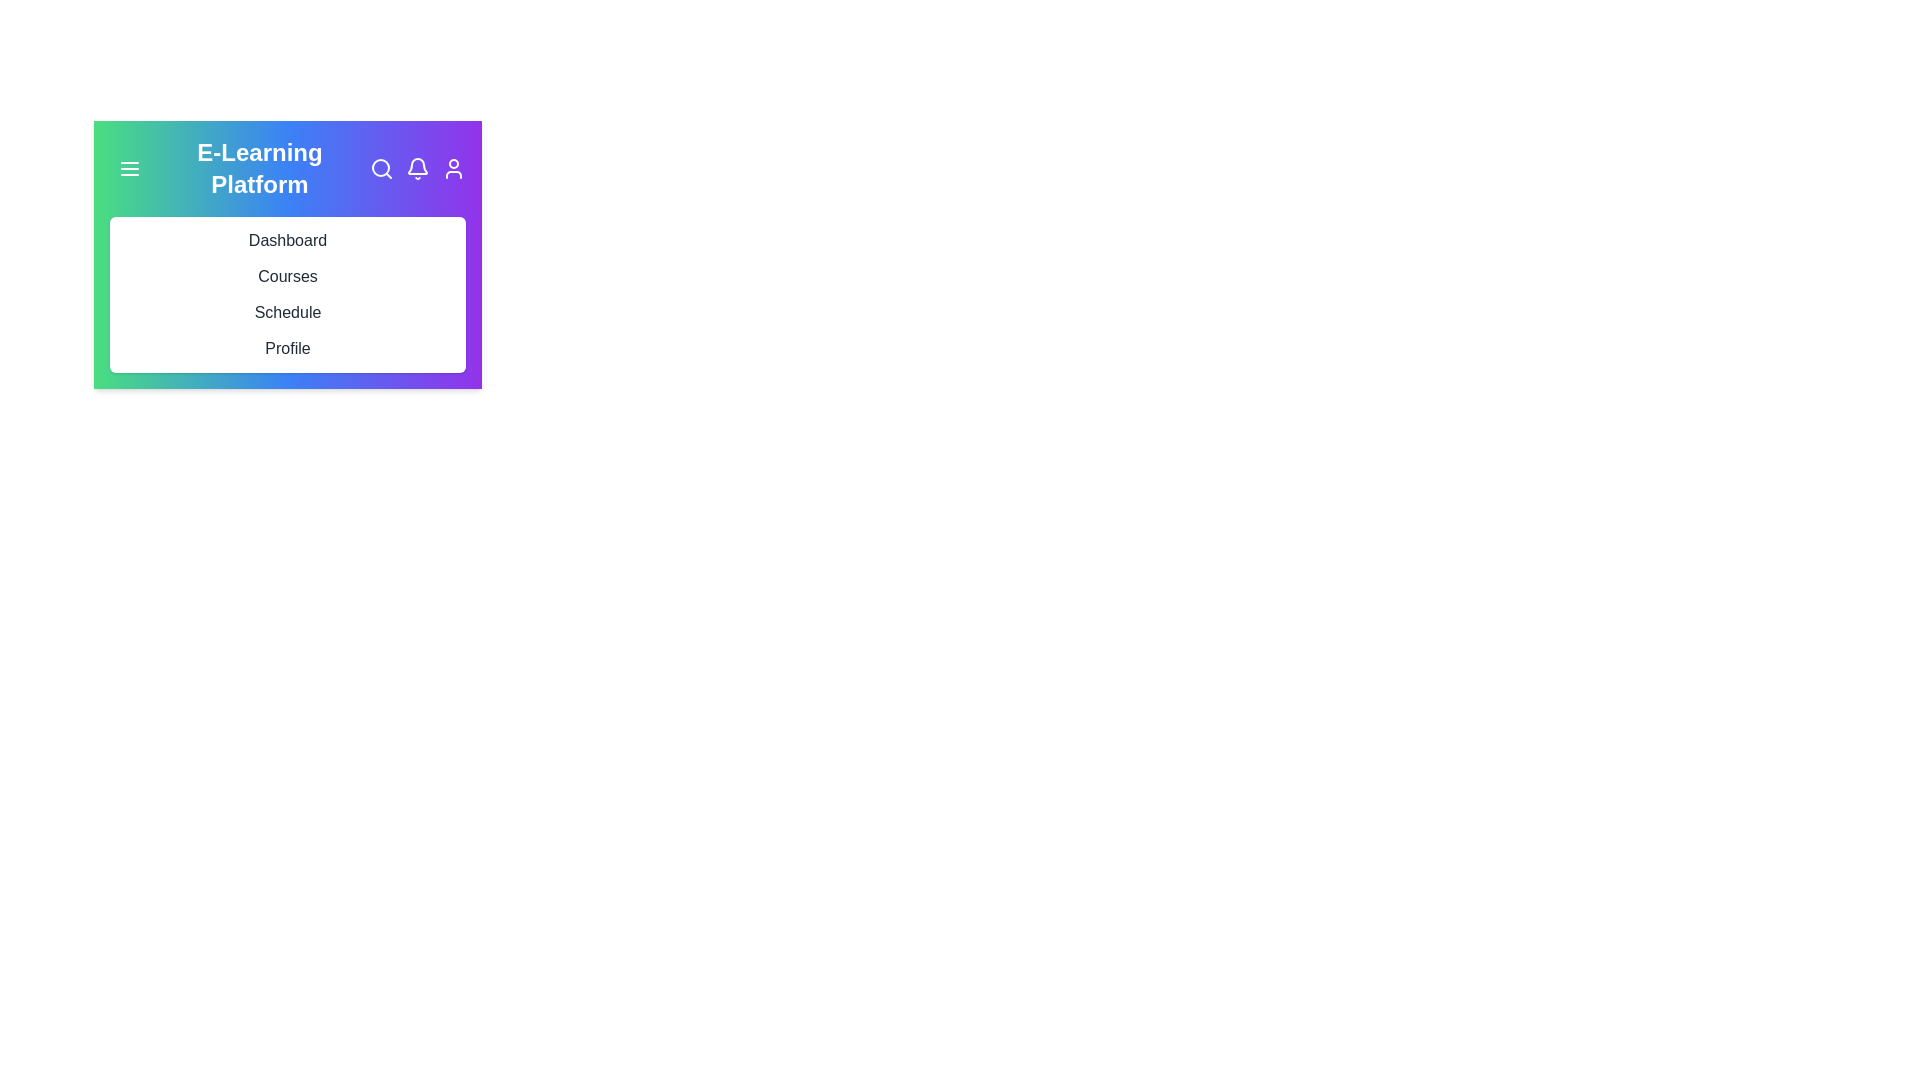 The width and height of the screenshot is (1920, 1080). Describe the element at coordinates (382, 168) in the screenshot. I see `the search icon to toggle the search bar` at that location.